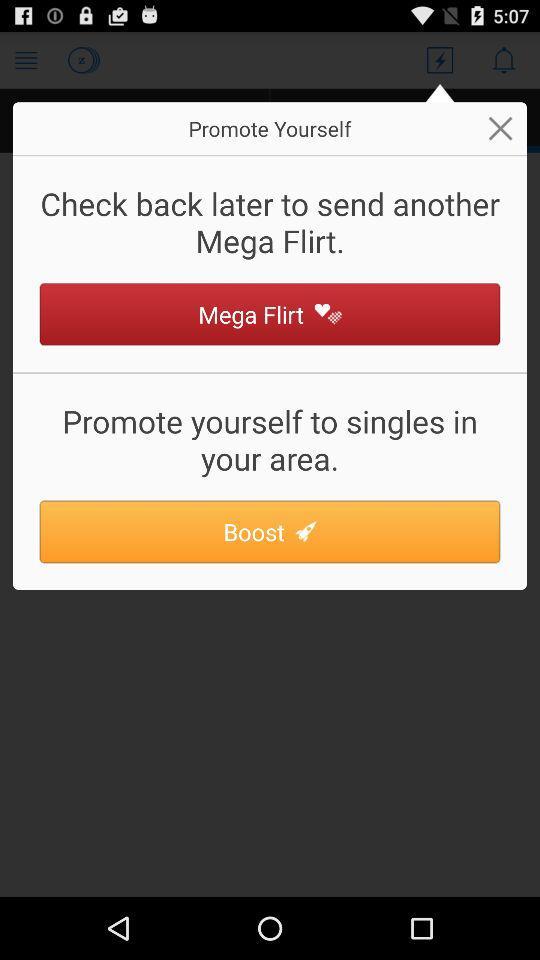 The width and height of the screenshot is (540, 960). I want to click on closed option, so click(499, 127).